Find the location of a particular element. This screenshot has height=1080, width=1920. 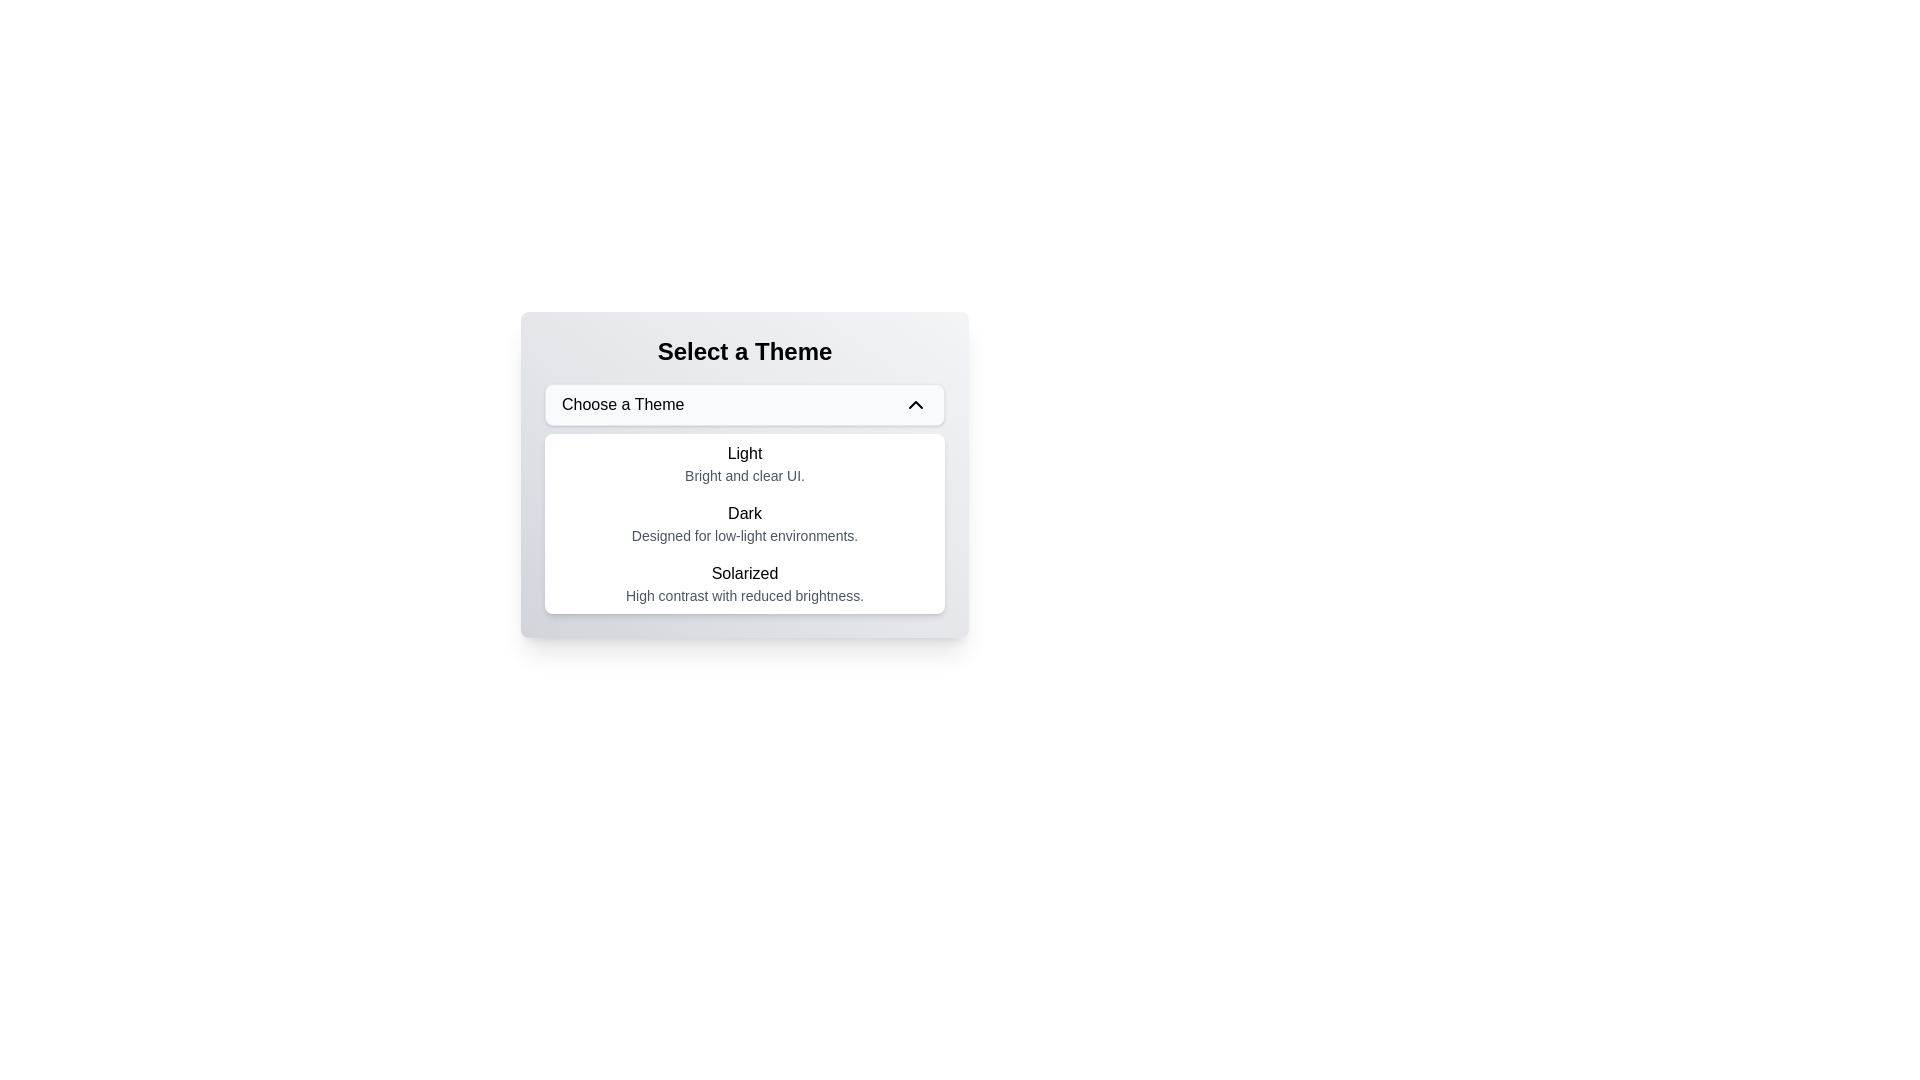

the title or heading text block at the top center of the theme selection card, which indicates the purpose of the section is located at coordinates (743, 350).